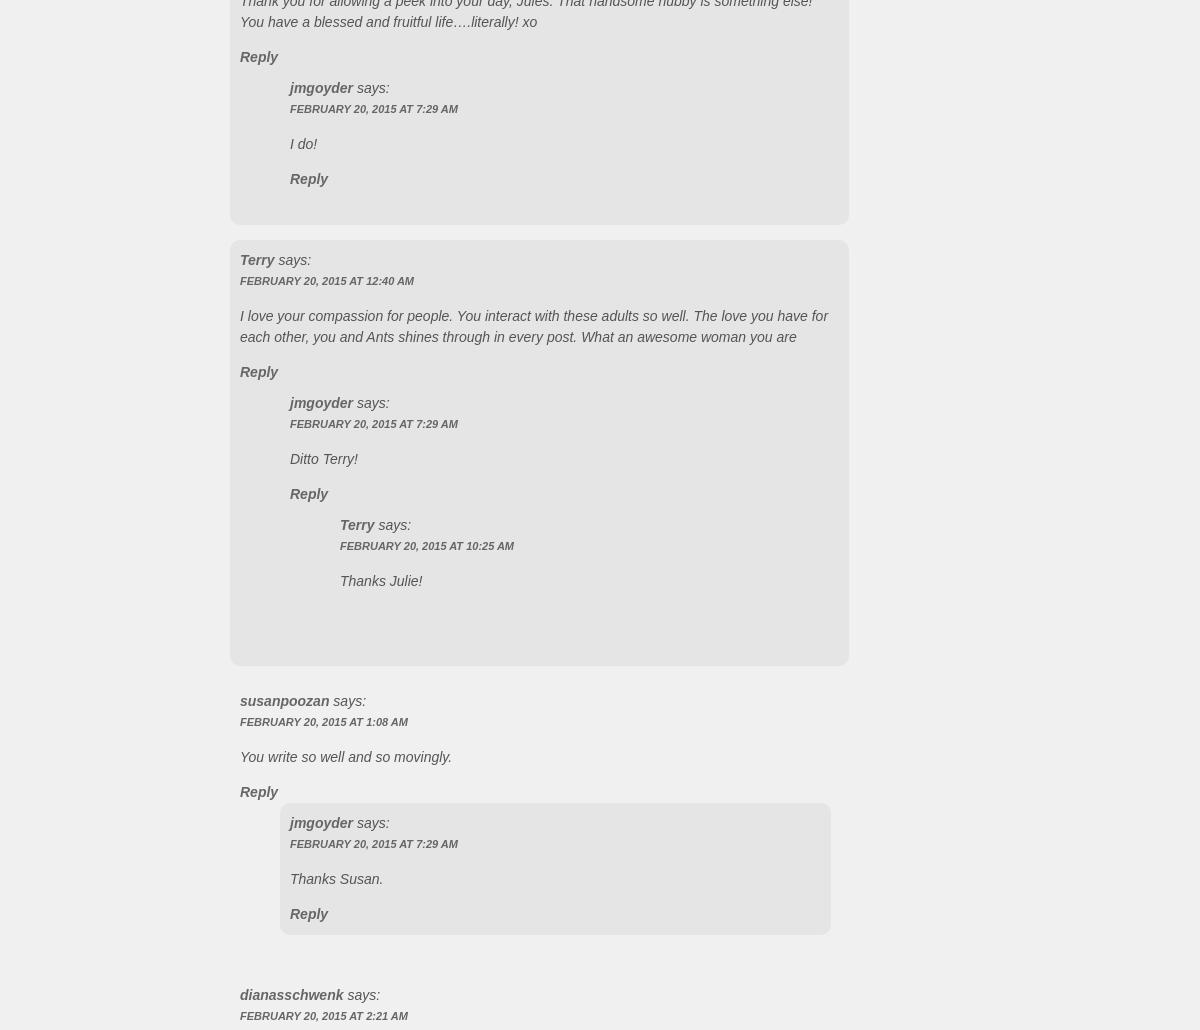  I want to click on 'February 20, 2015 at 1:08 AM', so click(323, 721).